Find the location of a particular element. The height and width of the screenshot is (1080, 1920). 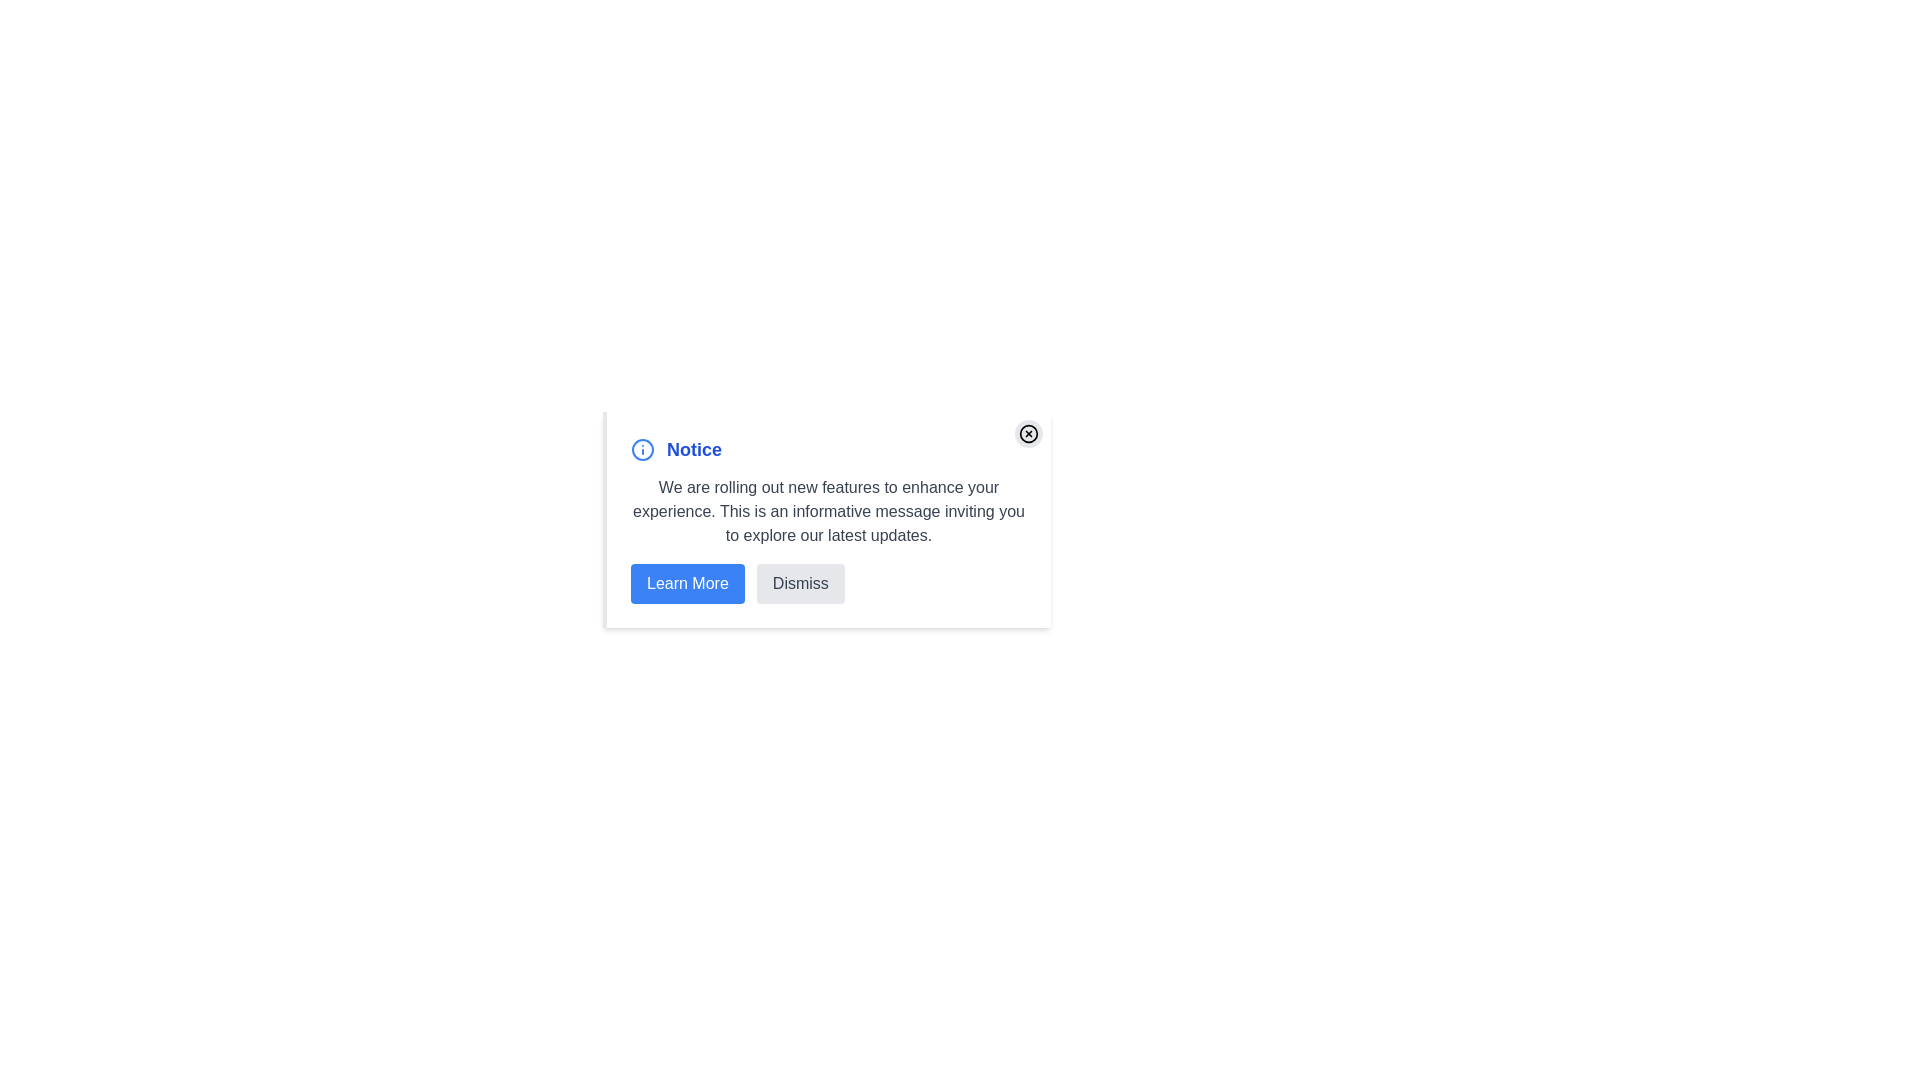

the center of the 'Notice' title is located at coordinates (829, 450).